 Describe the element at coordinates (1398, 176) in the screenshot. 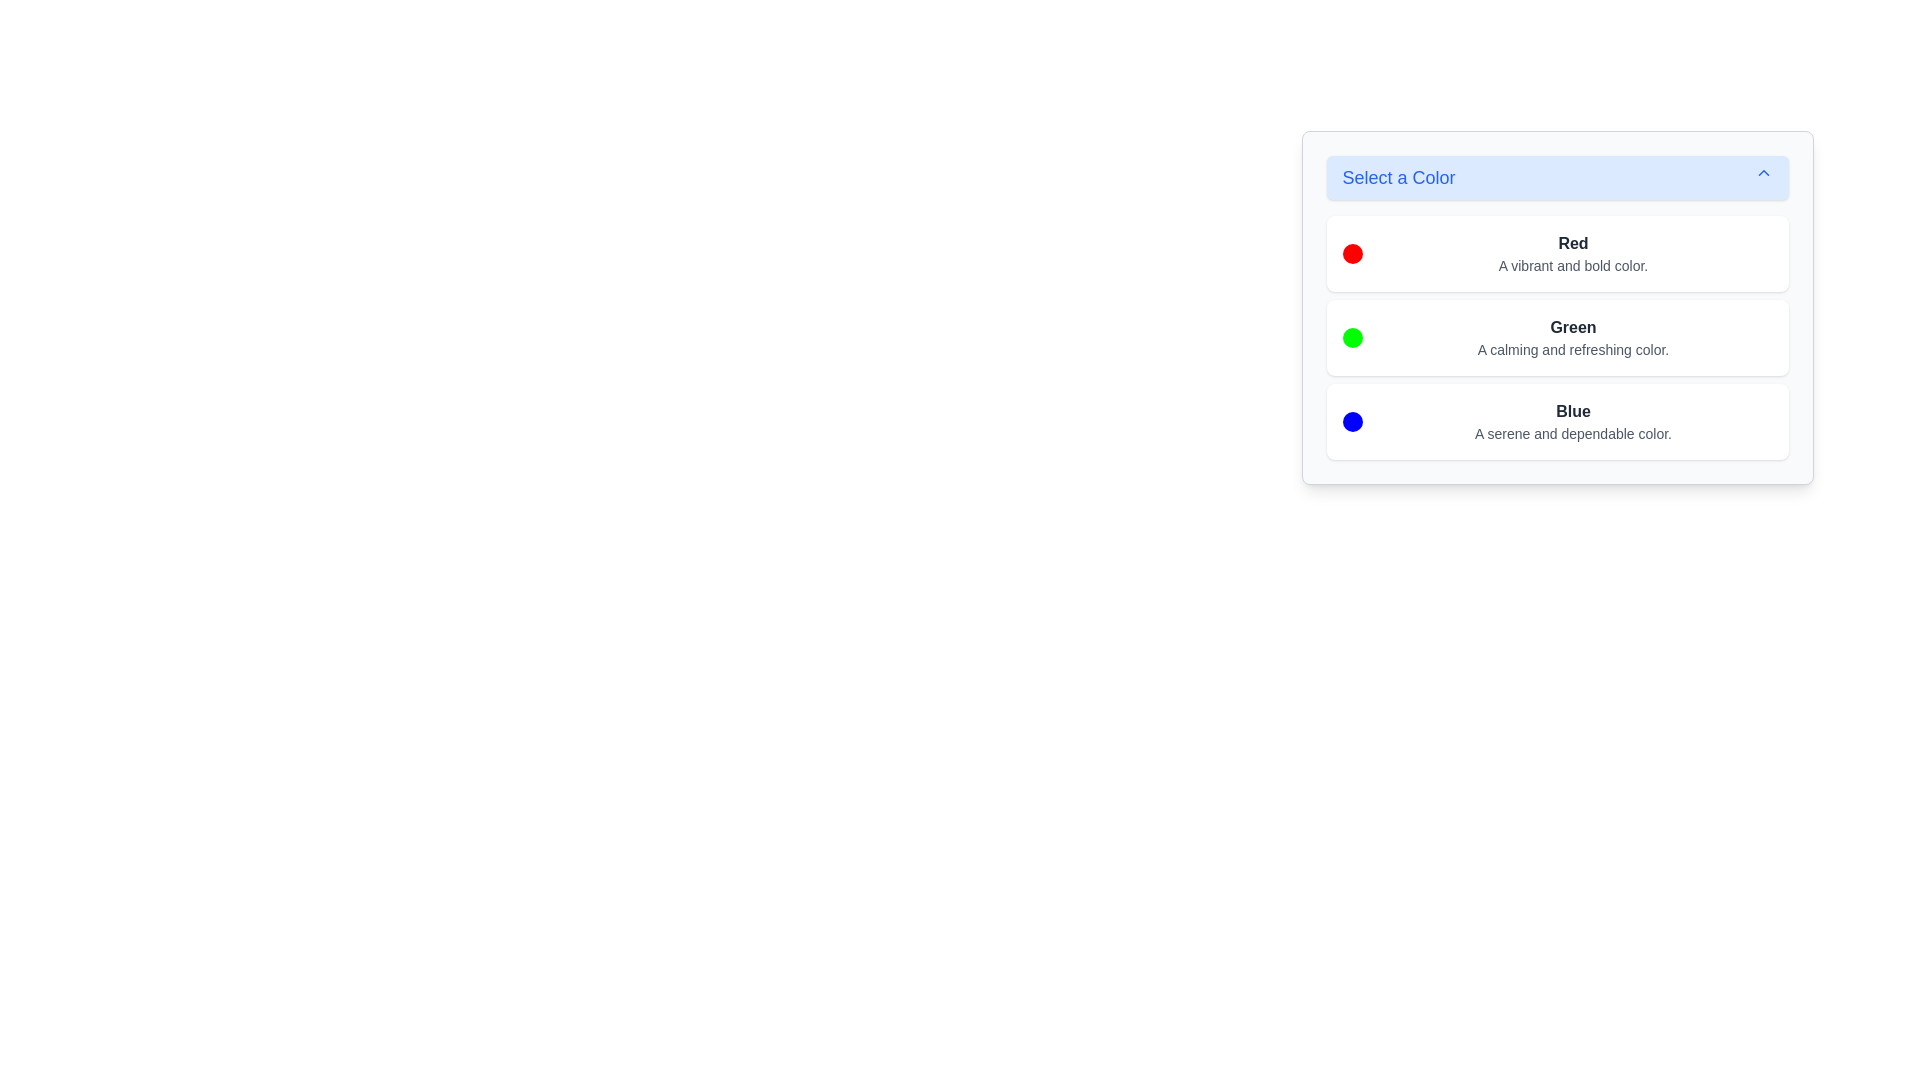

I see `the static text label that indicates the content or purpose of the dropdown, located on the left side and aligned with an arrow icon` at that location.